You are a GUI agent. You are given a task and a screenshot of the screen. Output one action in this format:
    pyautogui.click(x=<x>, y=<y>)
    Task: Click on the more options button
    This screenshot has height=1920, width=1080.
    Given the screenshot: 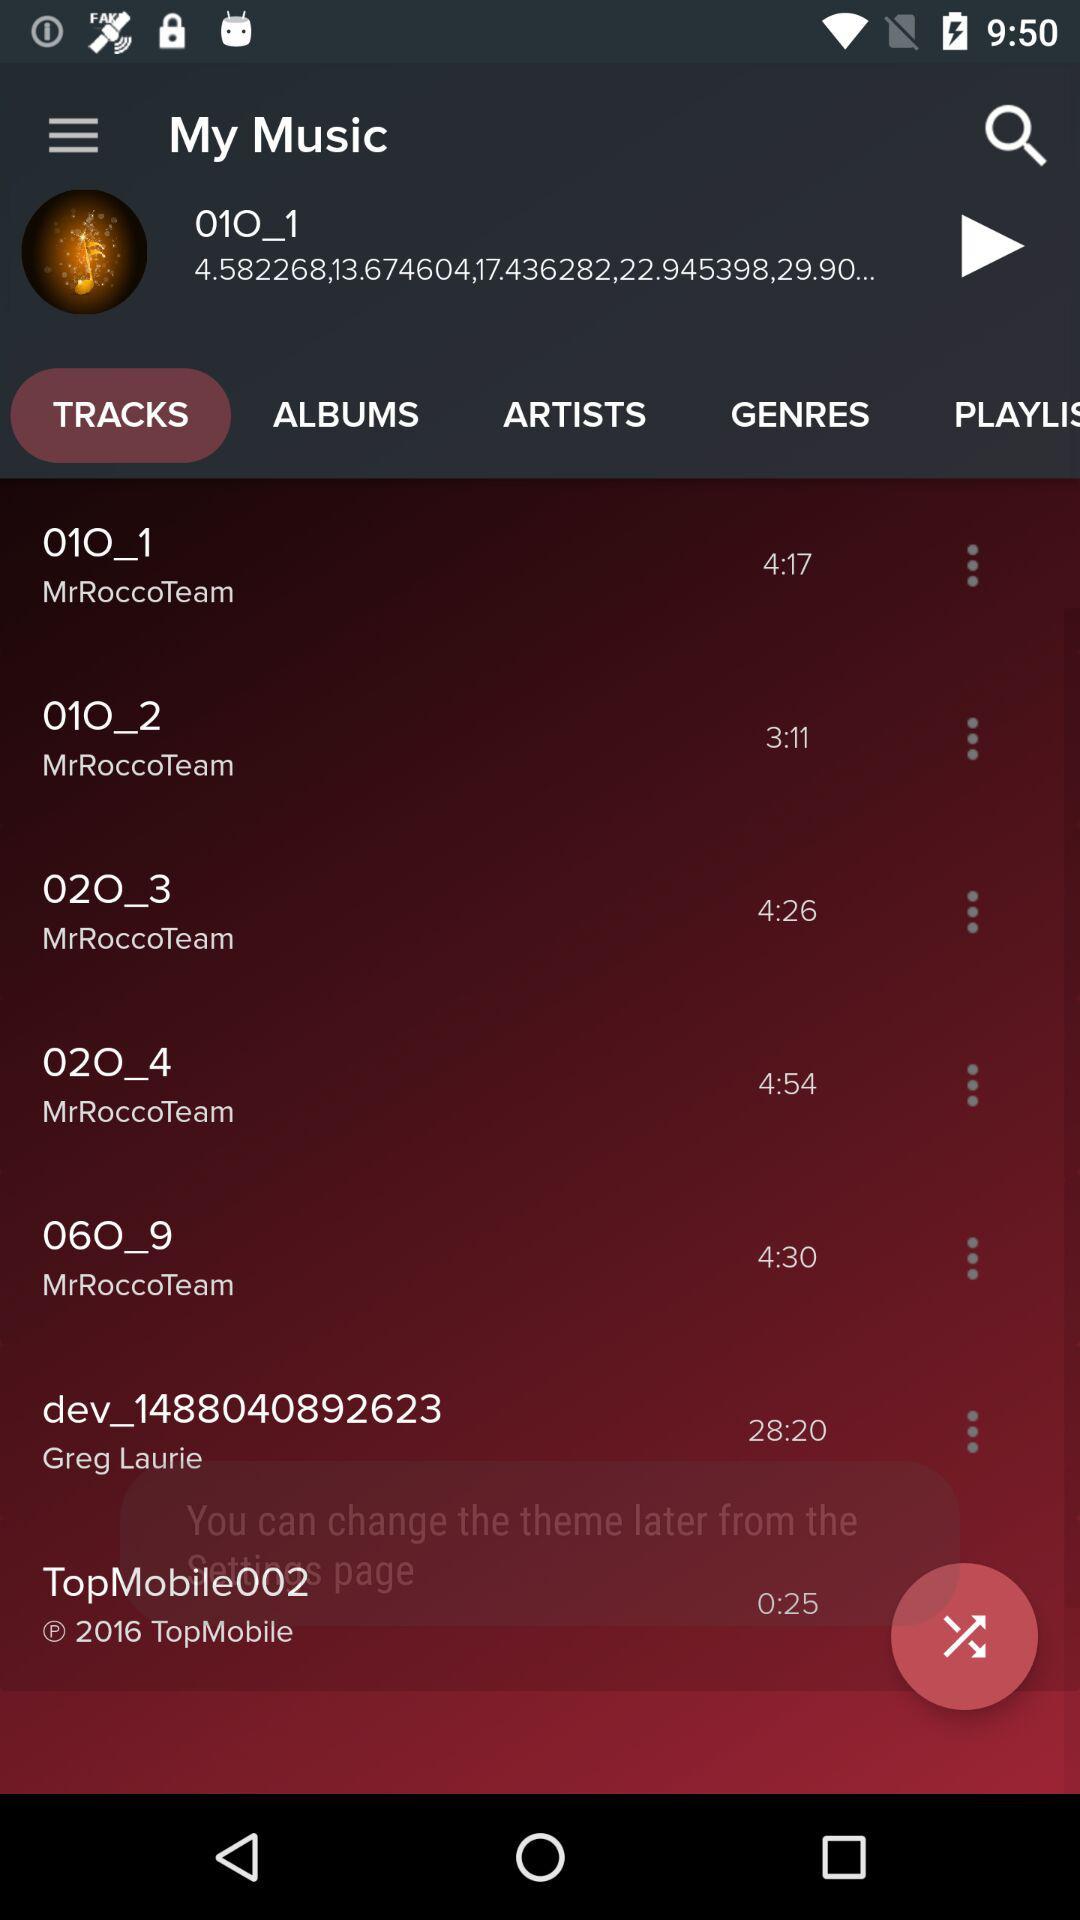 What is the action you would take?
    pyautogui.click(x=971, y=1430)
    